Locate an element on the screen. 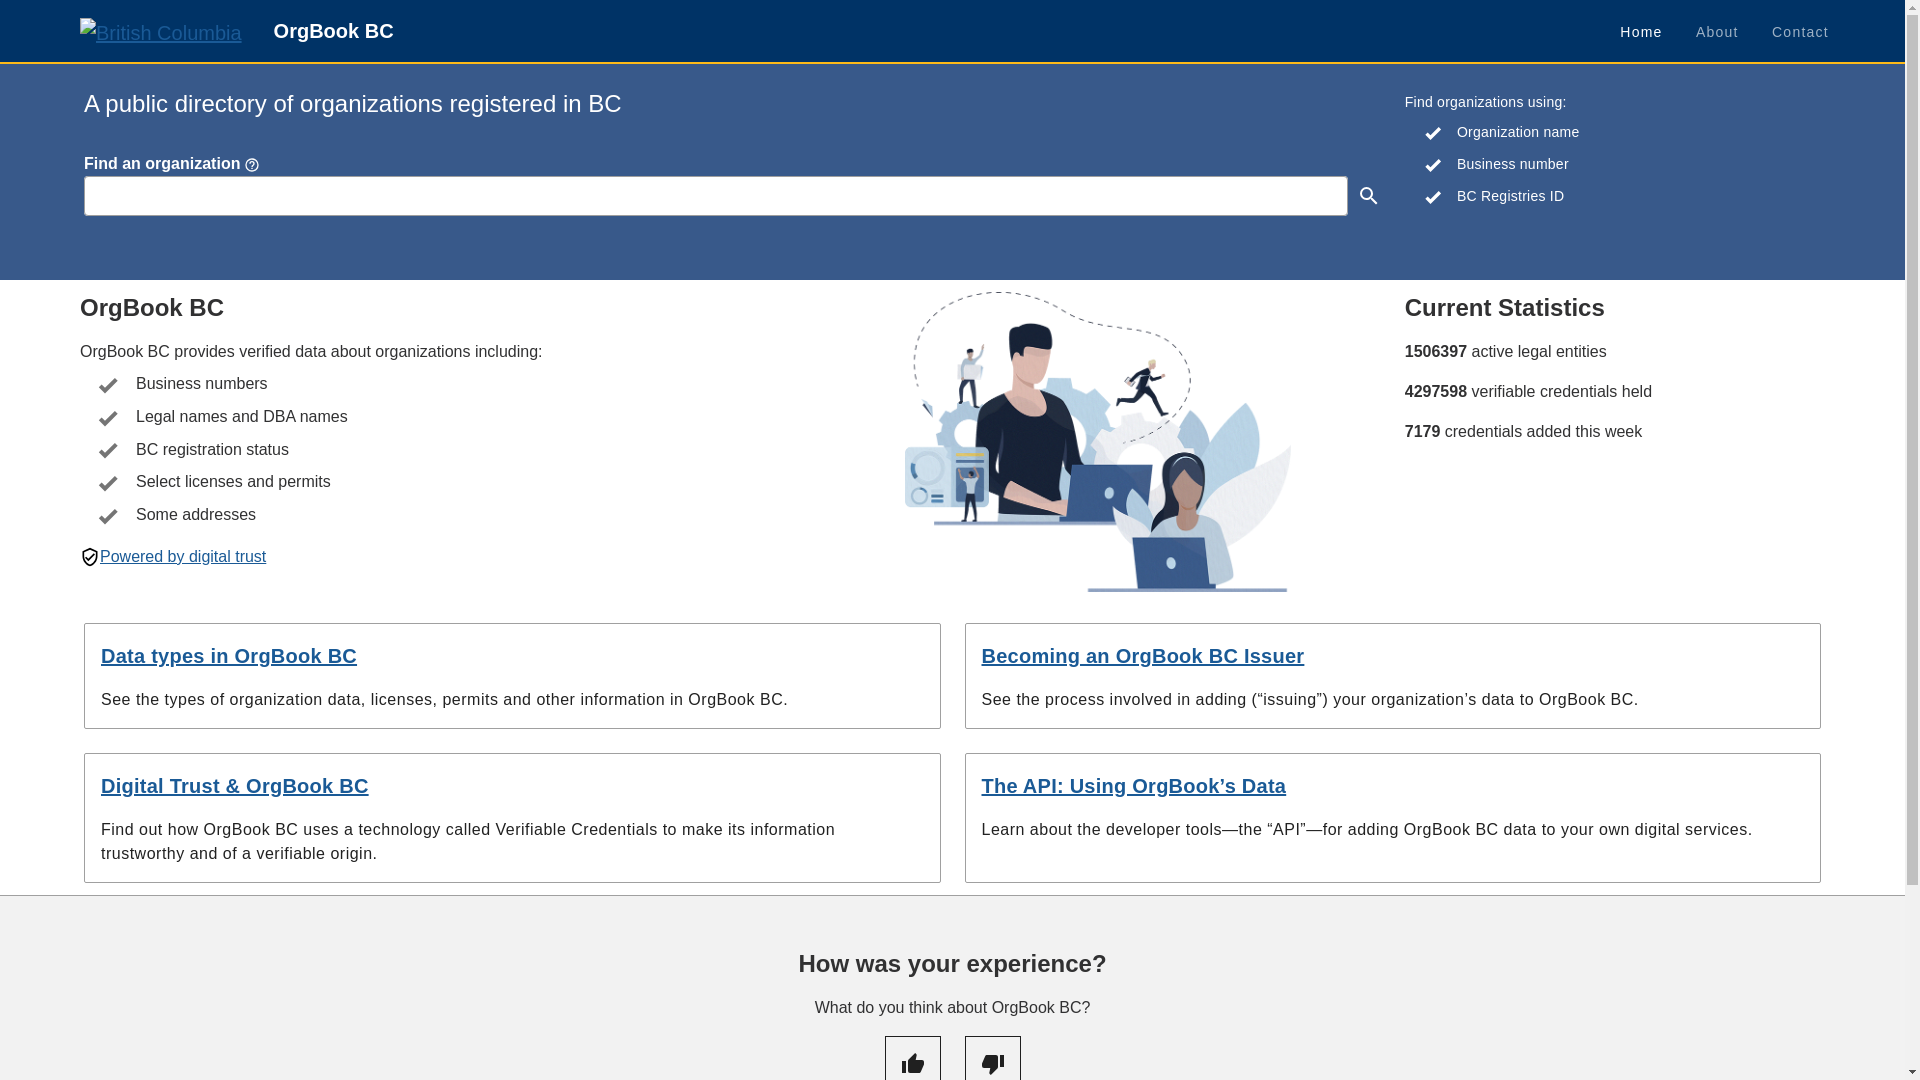 Image resolution: width=1920 pixels, height=1080 pixels. 'Powered by digital trust' is located at coordinates (182, 556).